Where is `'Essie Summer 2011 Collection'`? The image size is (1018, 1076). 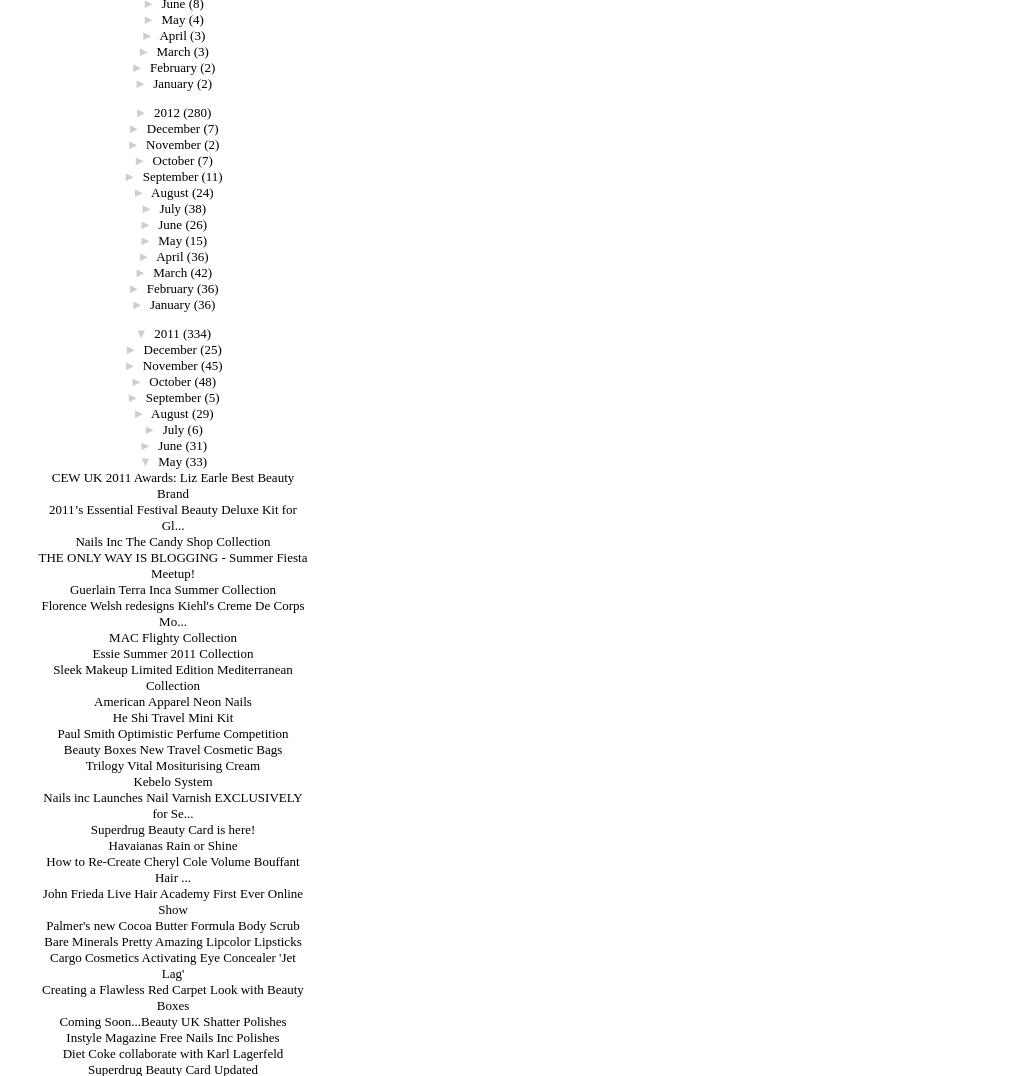
'Essie Summer 2011 Collection' is located at coordinates (172, 652).